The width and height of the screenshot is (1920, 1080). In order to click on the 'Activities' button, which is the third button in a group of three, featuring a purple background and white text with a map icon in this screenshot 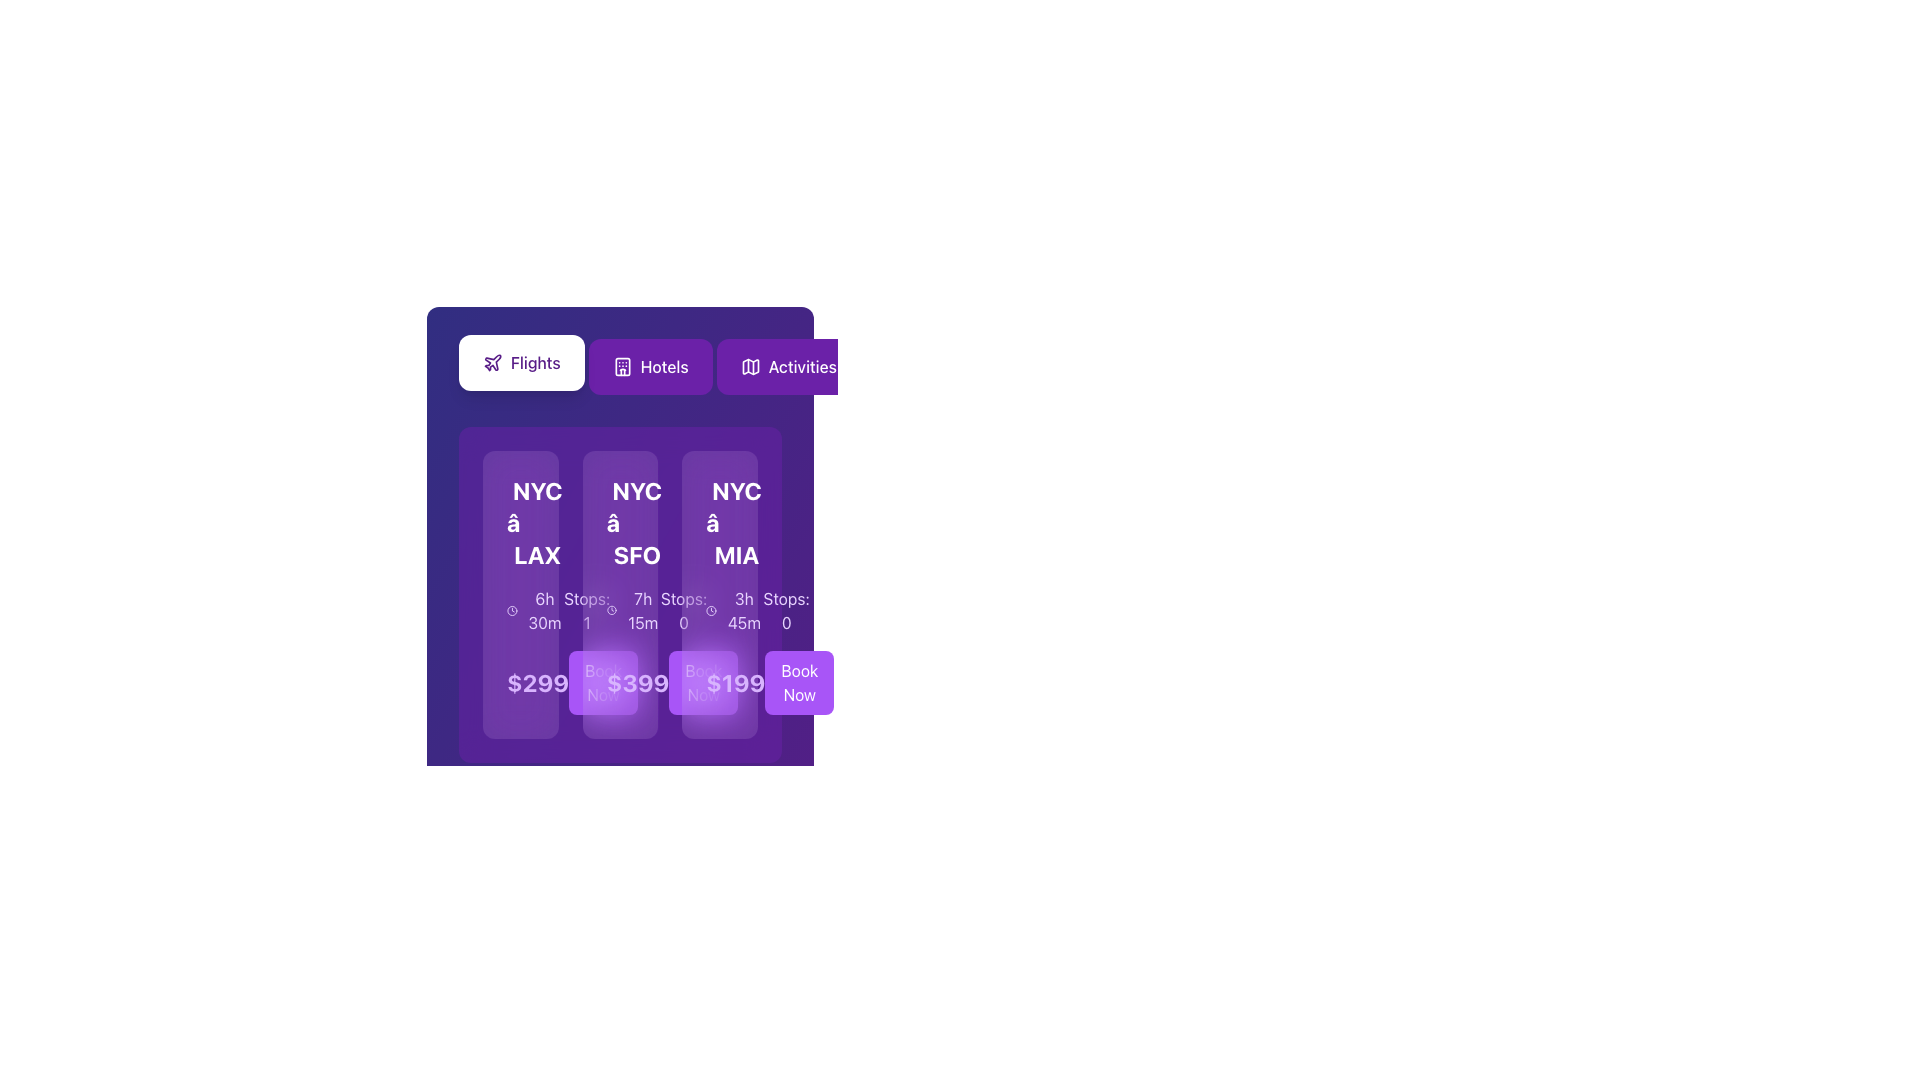, I will do `click(787, 366)`.